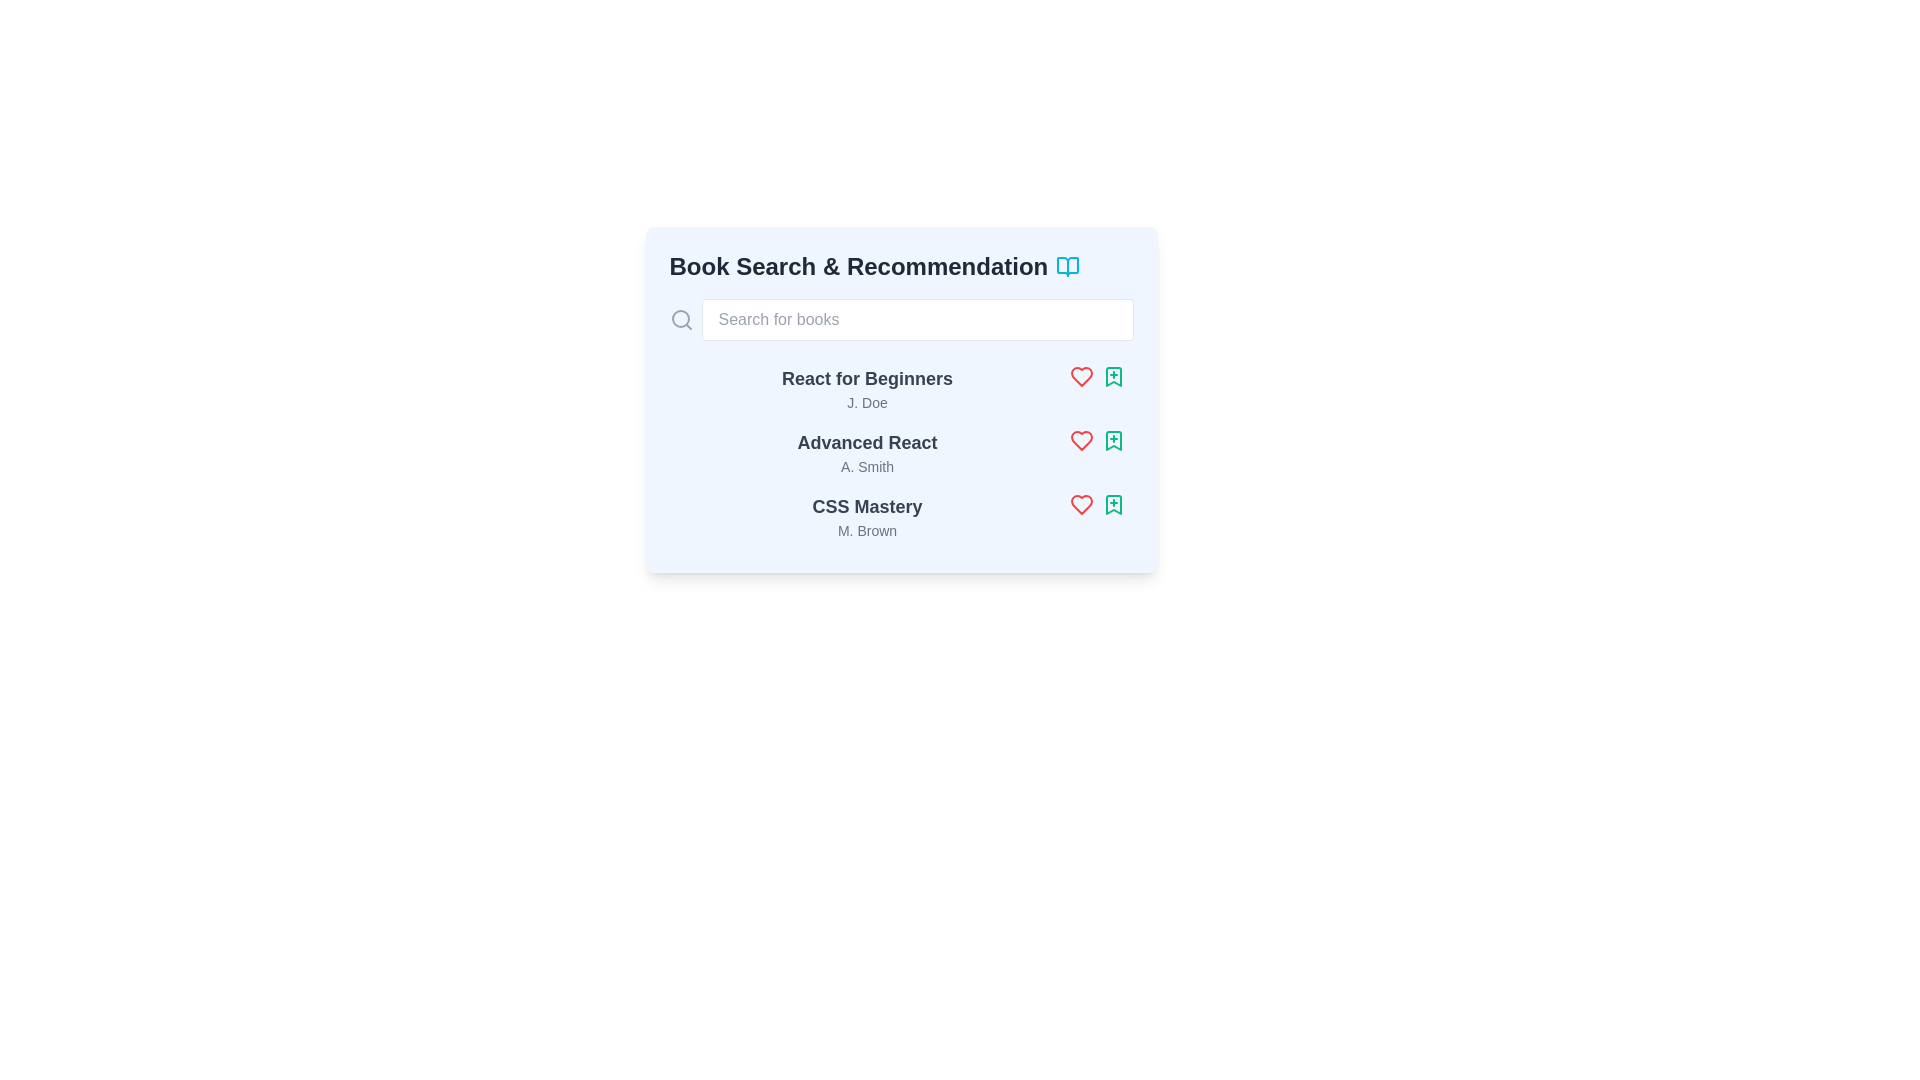 The width and height of the screenshot is (1920, 1080). I want to click on the static text label displaying 'A. Smith', which is located below 'Advanced React' within the 'Book Search & Recommendation' panel, so click(867, 466).